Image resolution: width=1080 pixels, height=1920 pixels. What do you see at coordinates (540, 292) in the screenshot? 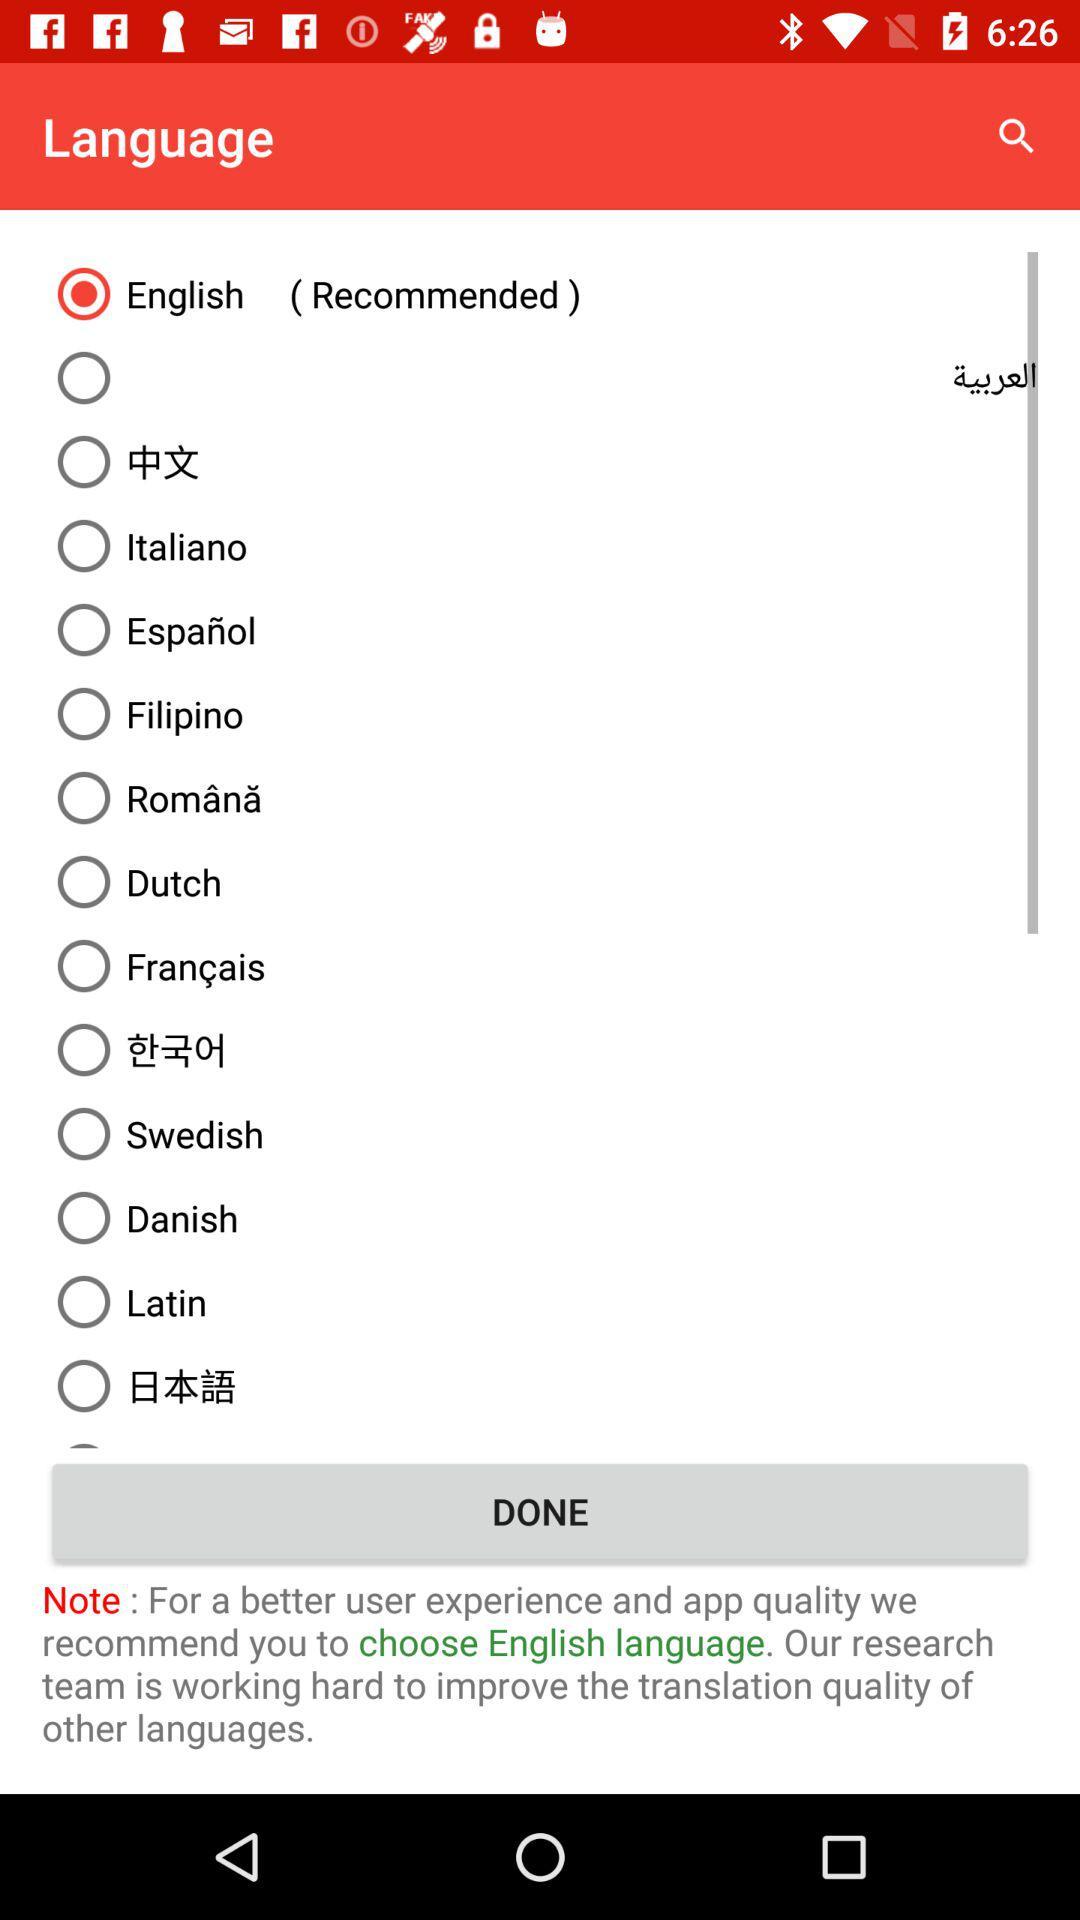
I see `english     ( recommended ) item` at bounding box center [540, 292].